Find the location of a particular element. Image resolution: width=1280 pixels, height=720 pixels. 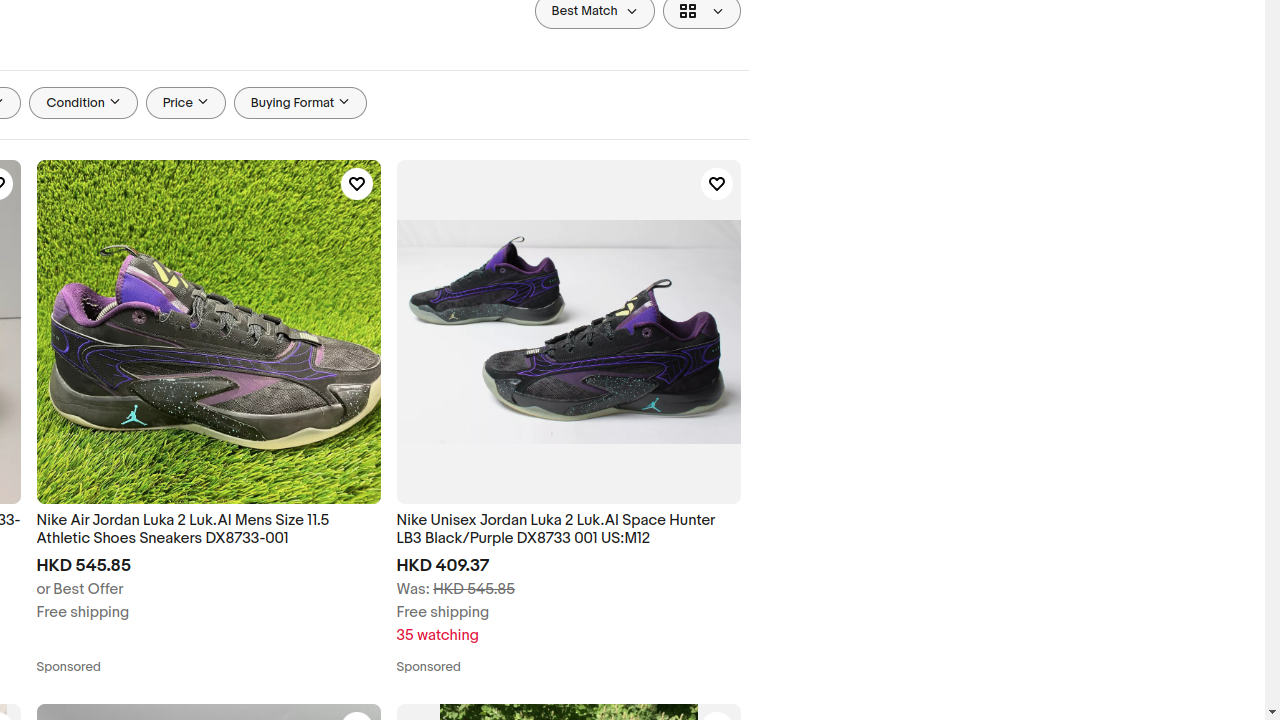

'Click to watch item - Nike Unisex Jordan Luka 2 Luk.AI Space Hunter LB3 Black/Purple DX8733 001 US:M12' is located at coordinates (716, 184).